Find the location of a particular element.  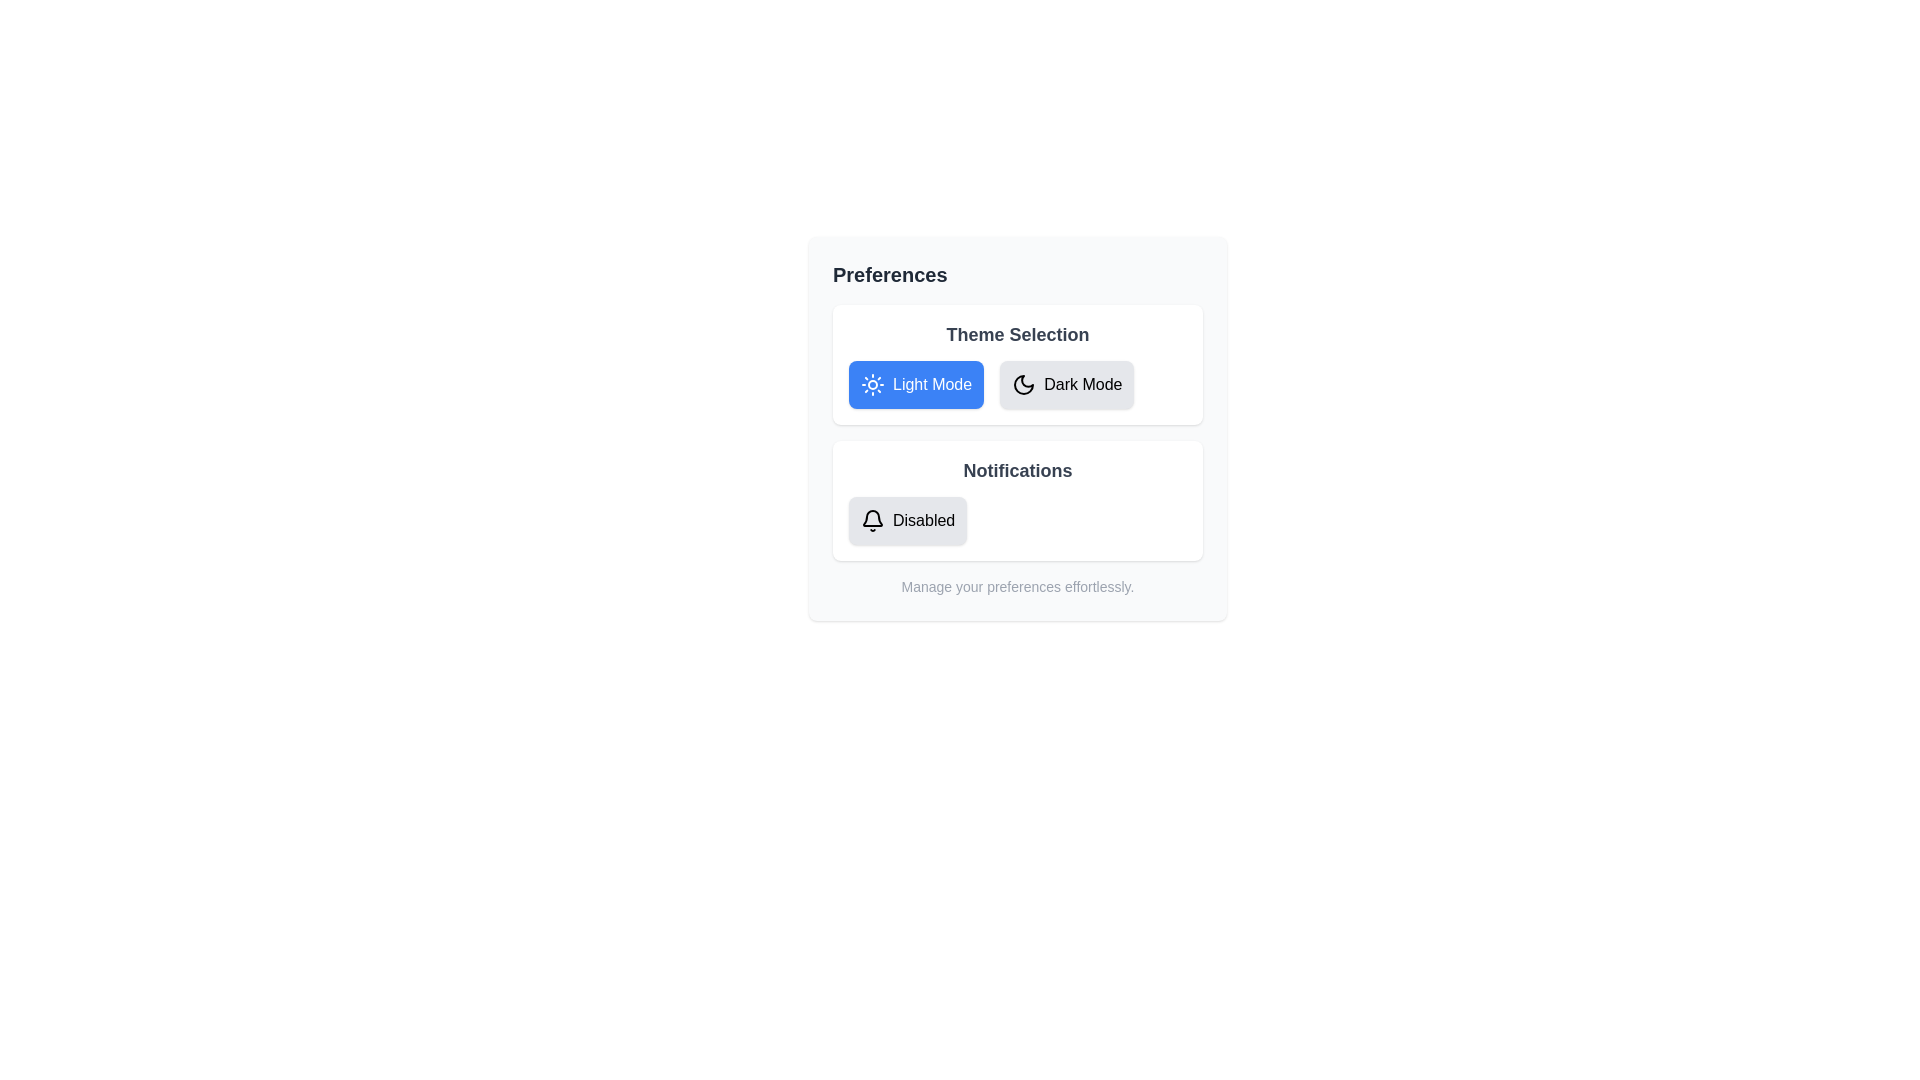

the 'Light Mode' or 'Dark Mode' button in the Interactive card for theme selection located in the top-center part of the 'Preferences' card is located at coordinates (1017, 365).